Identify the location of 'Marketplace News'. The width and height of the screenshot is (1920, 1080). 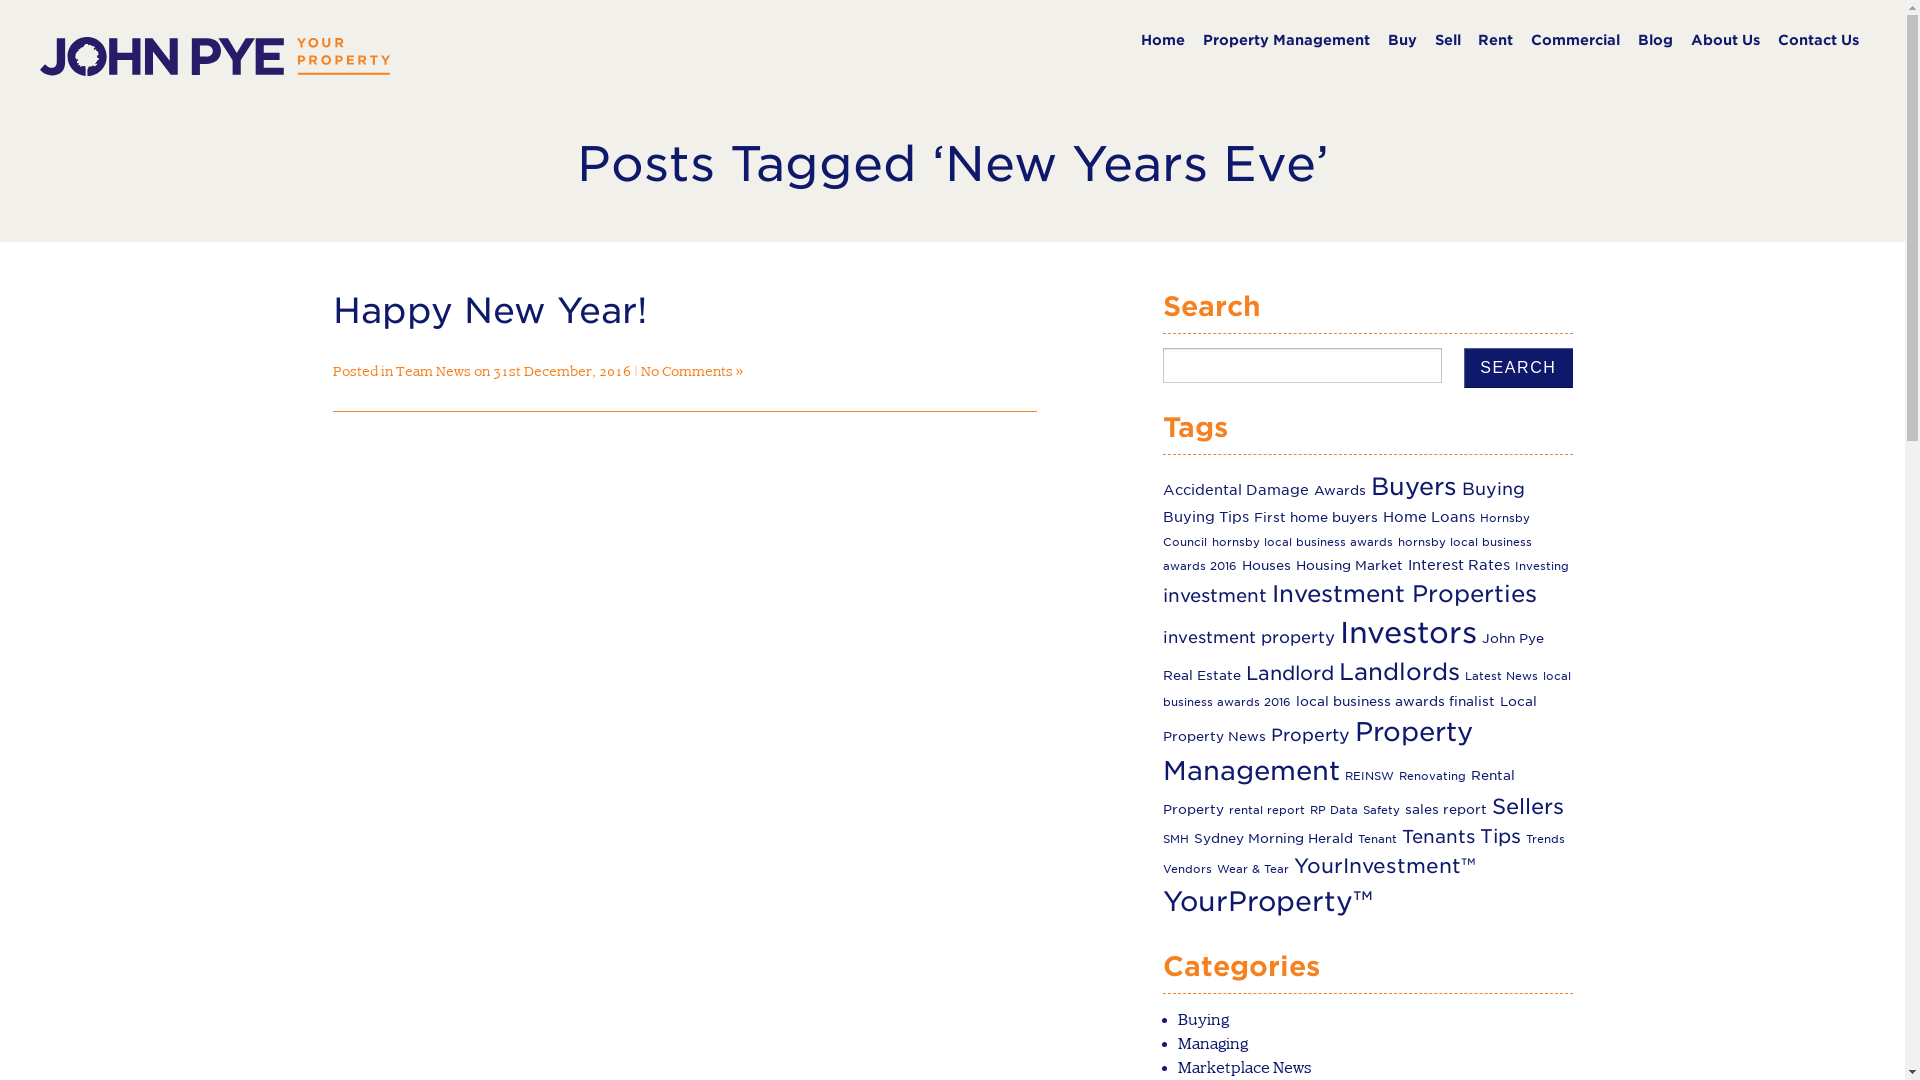
(1243, 1066).